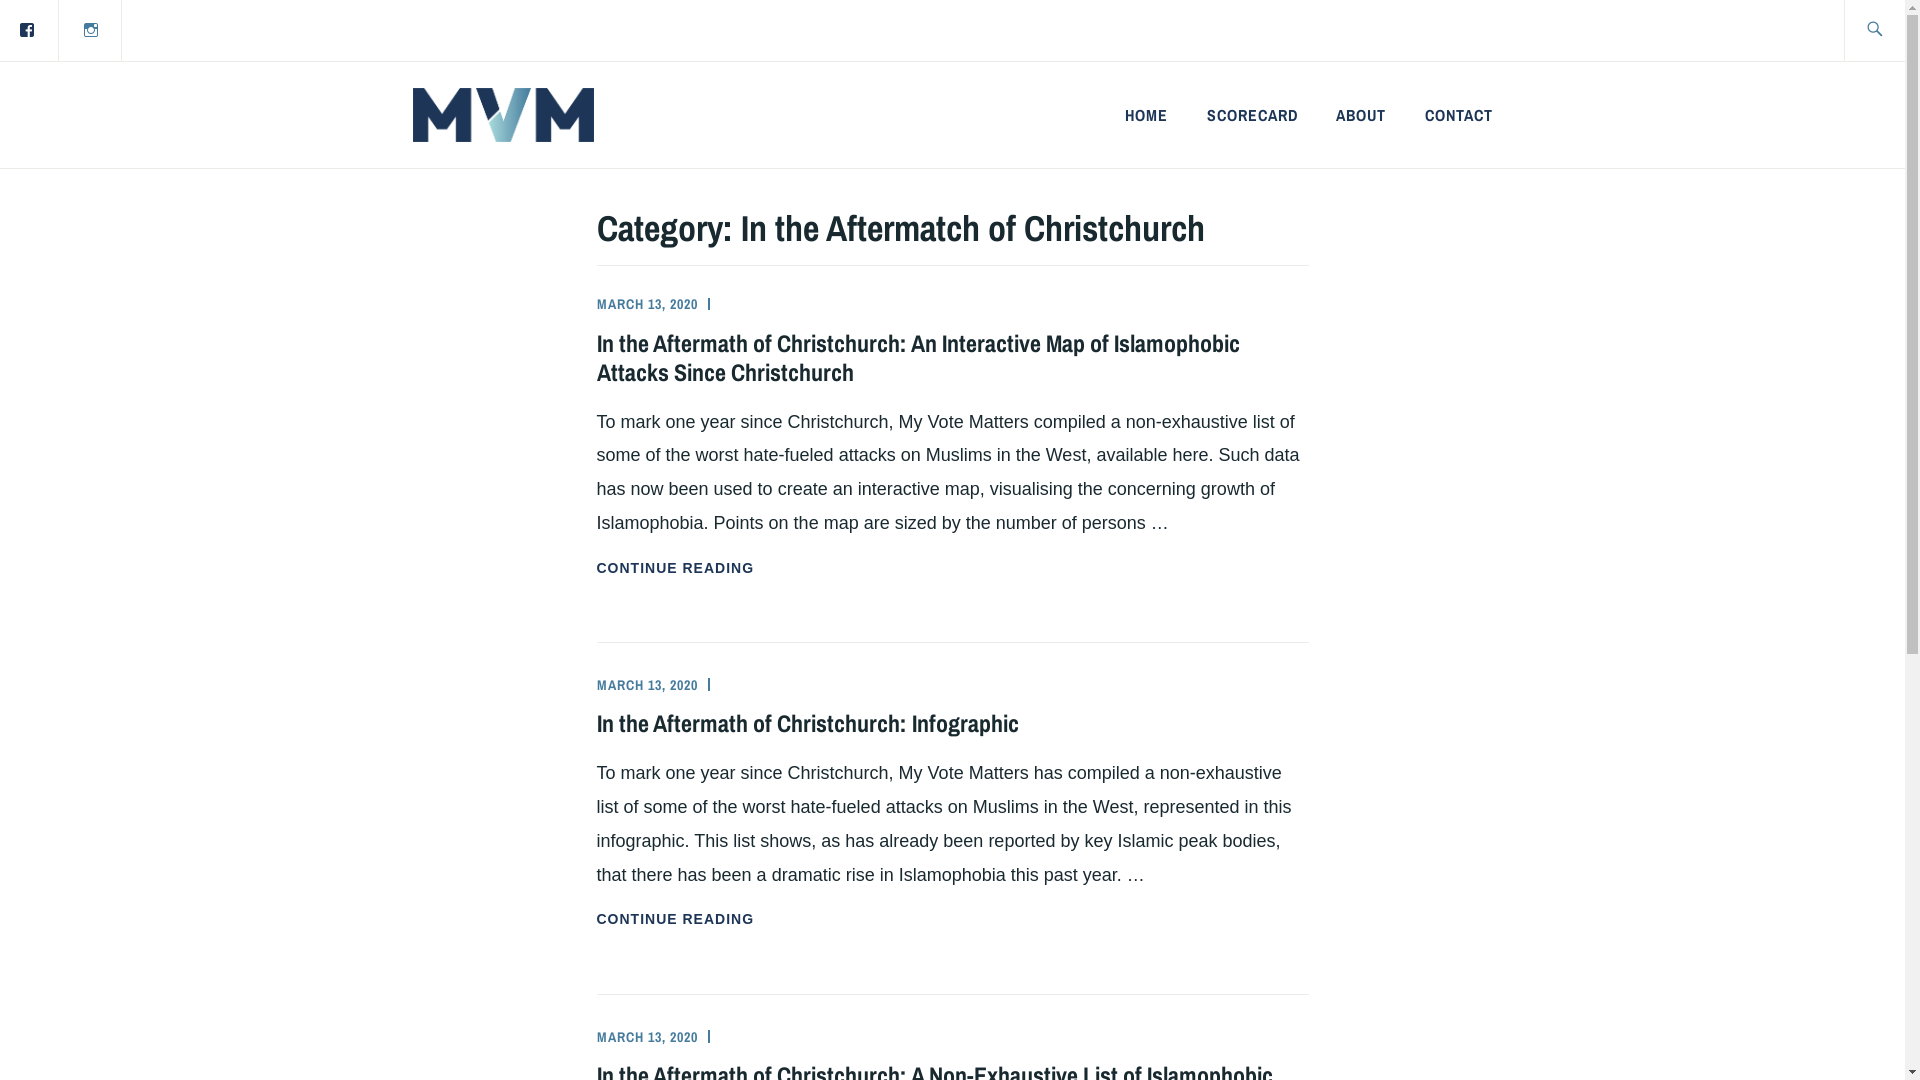 The height and width of the screenshot is (1080, 1920). I want to click on 'Instagram', so click(90, 29).